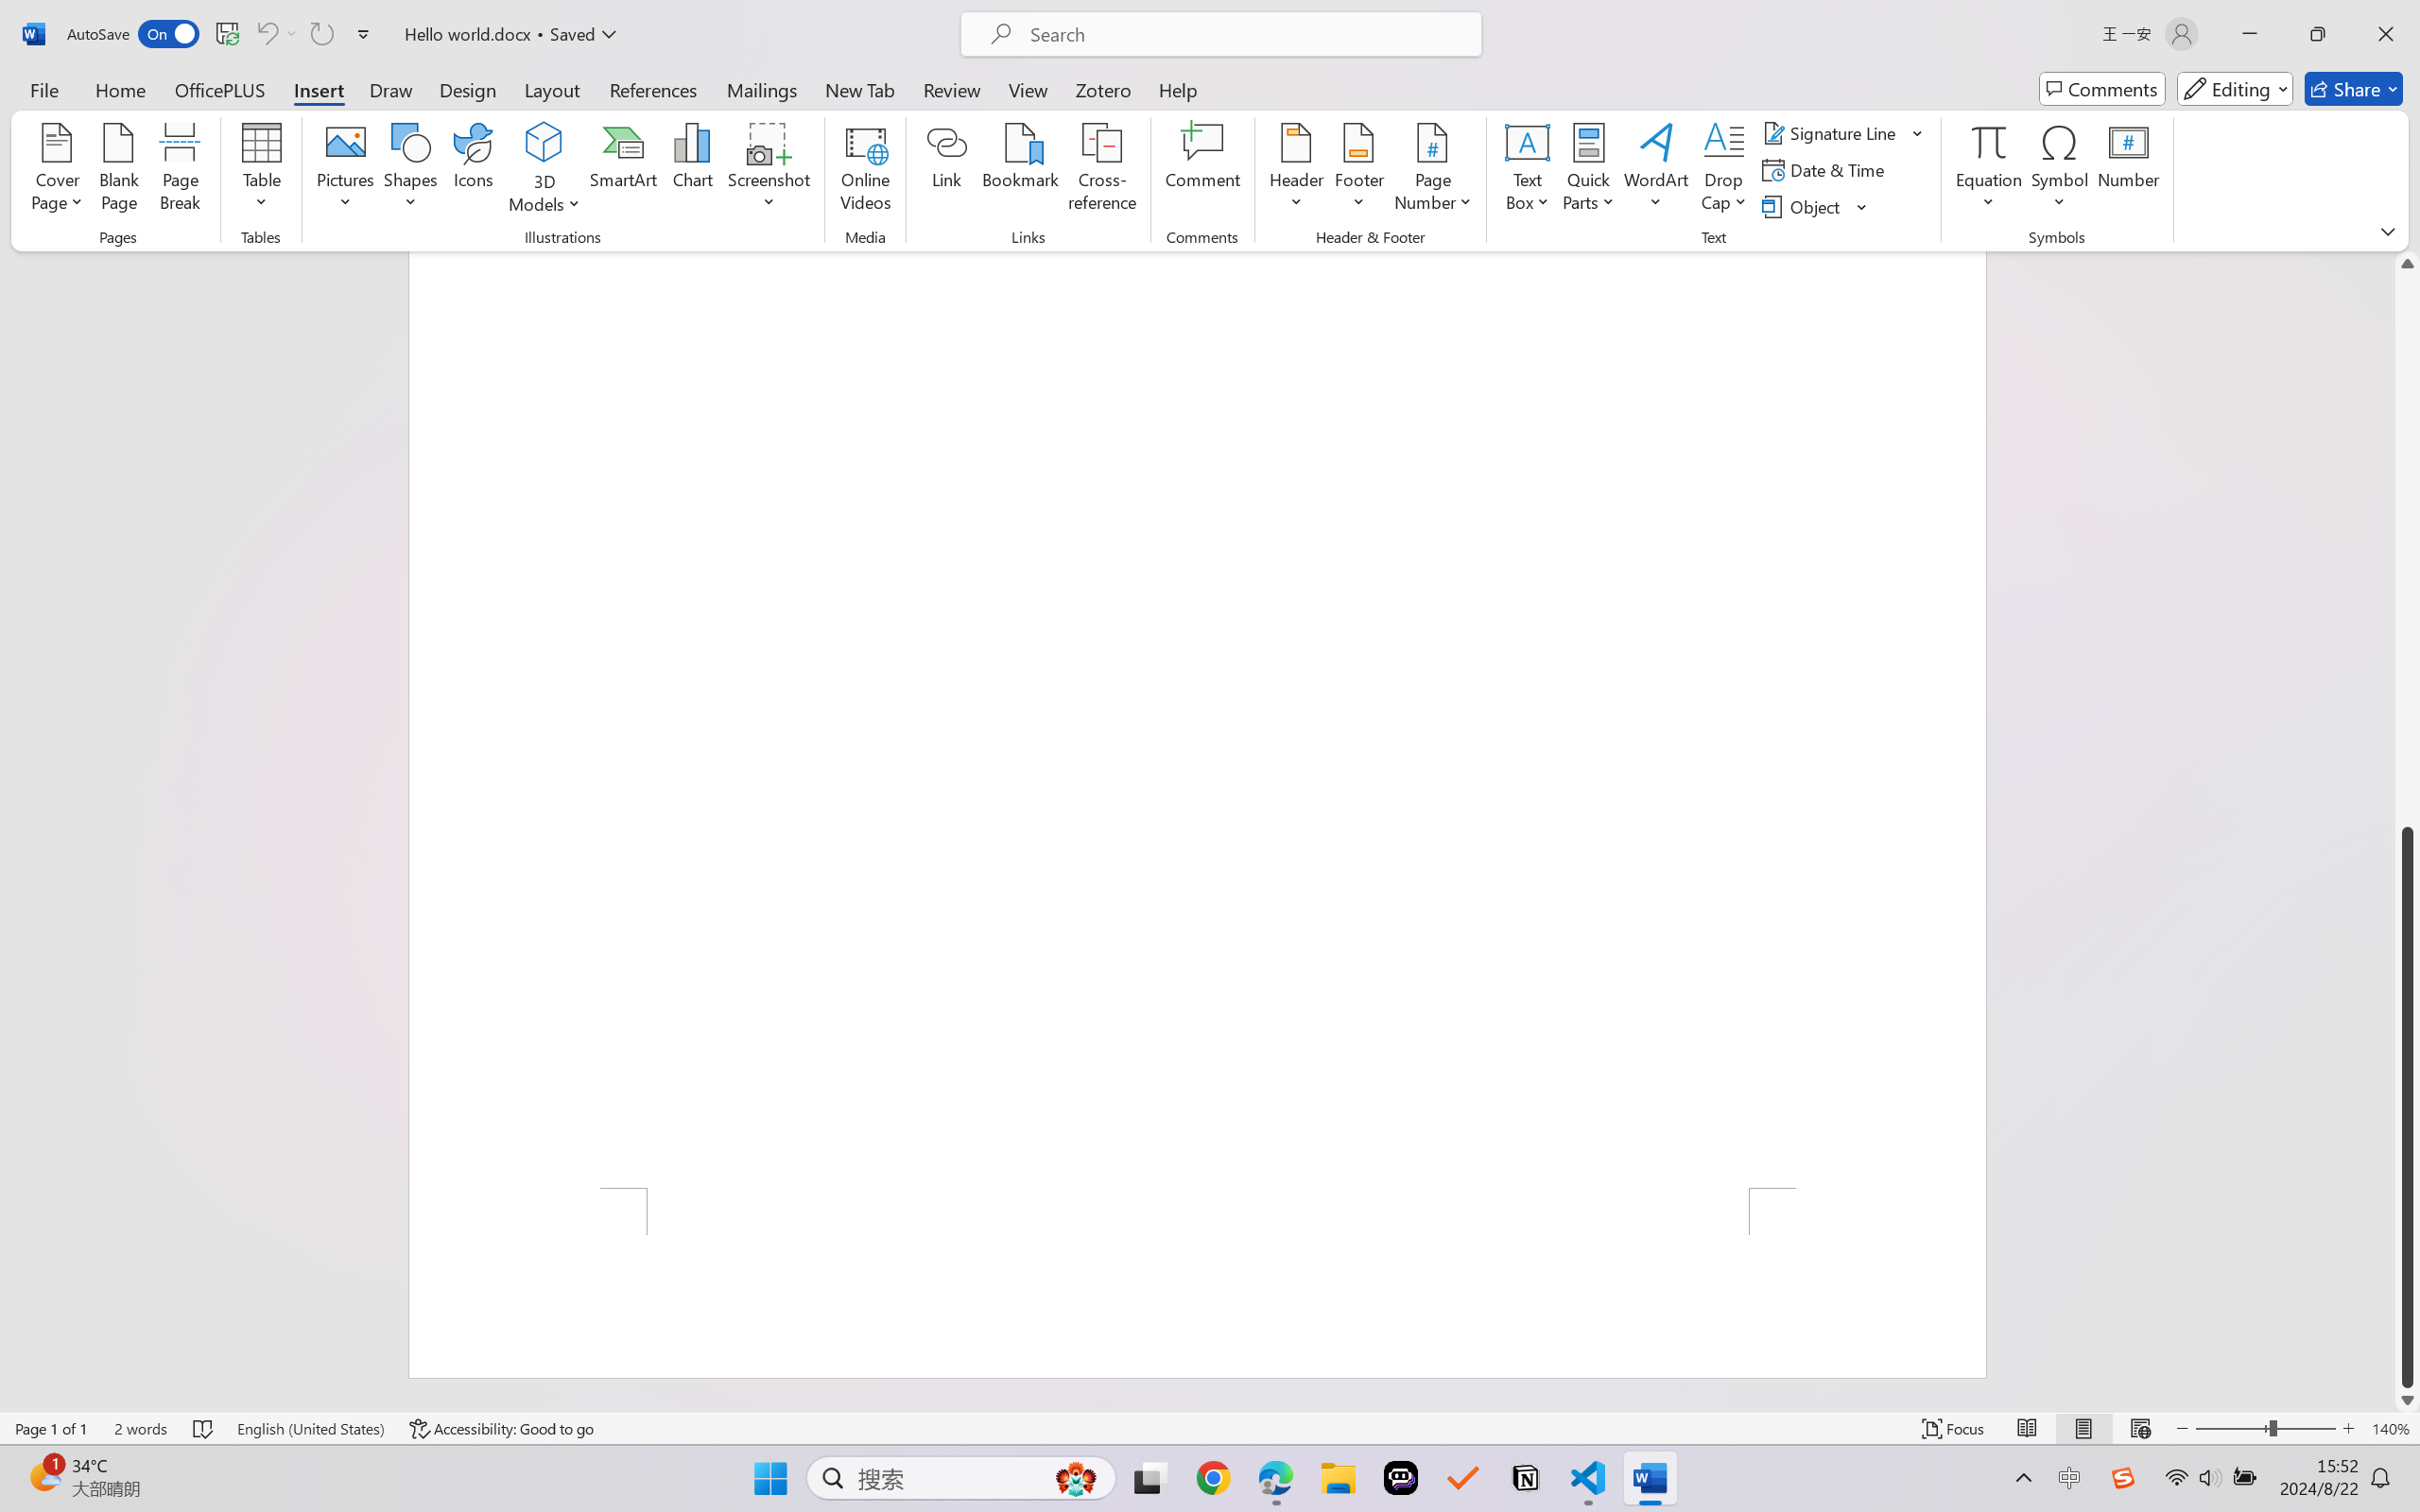 The image size is (2420, 1512). I want to click on 'Mailings', so click(762, 88).